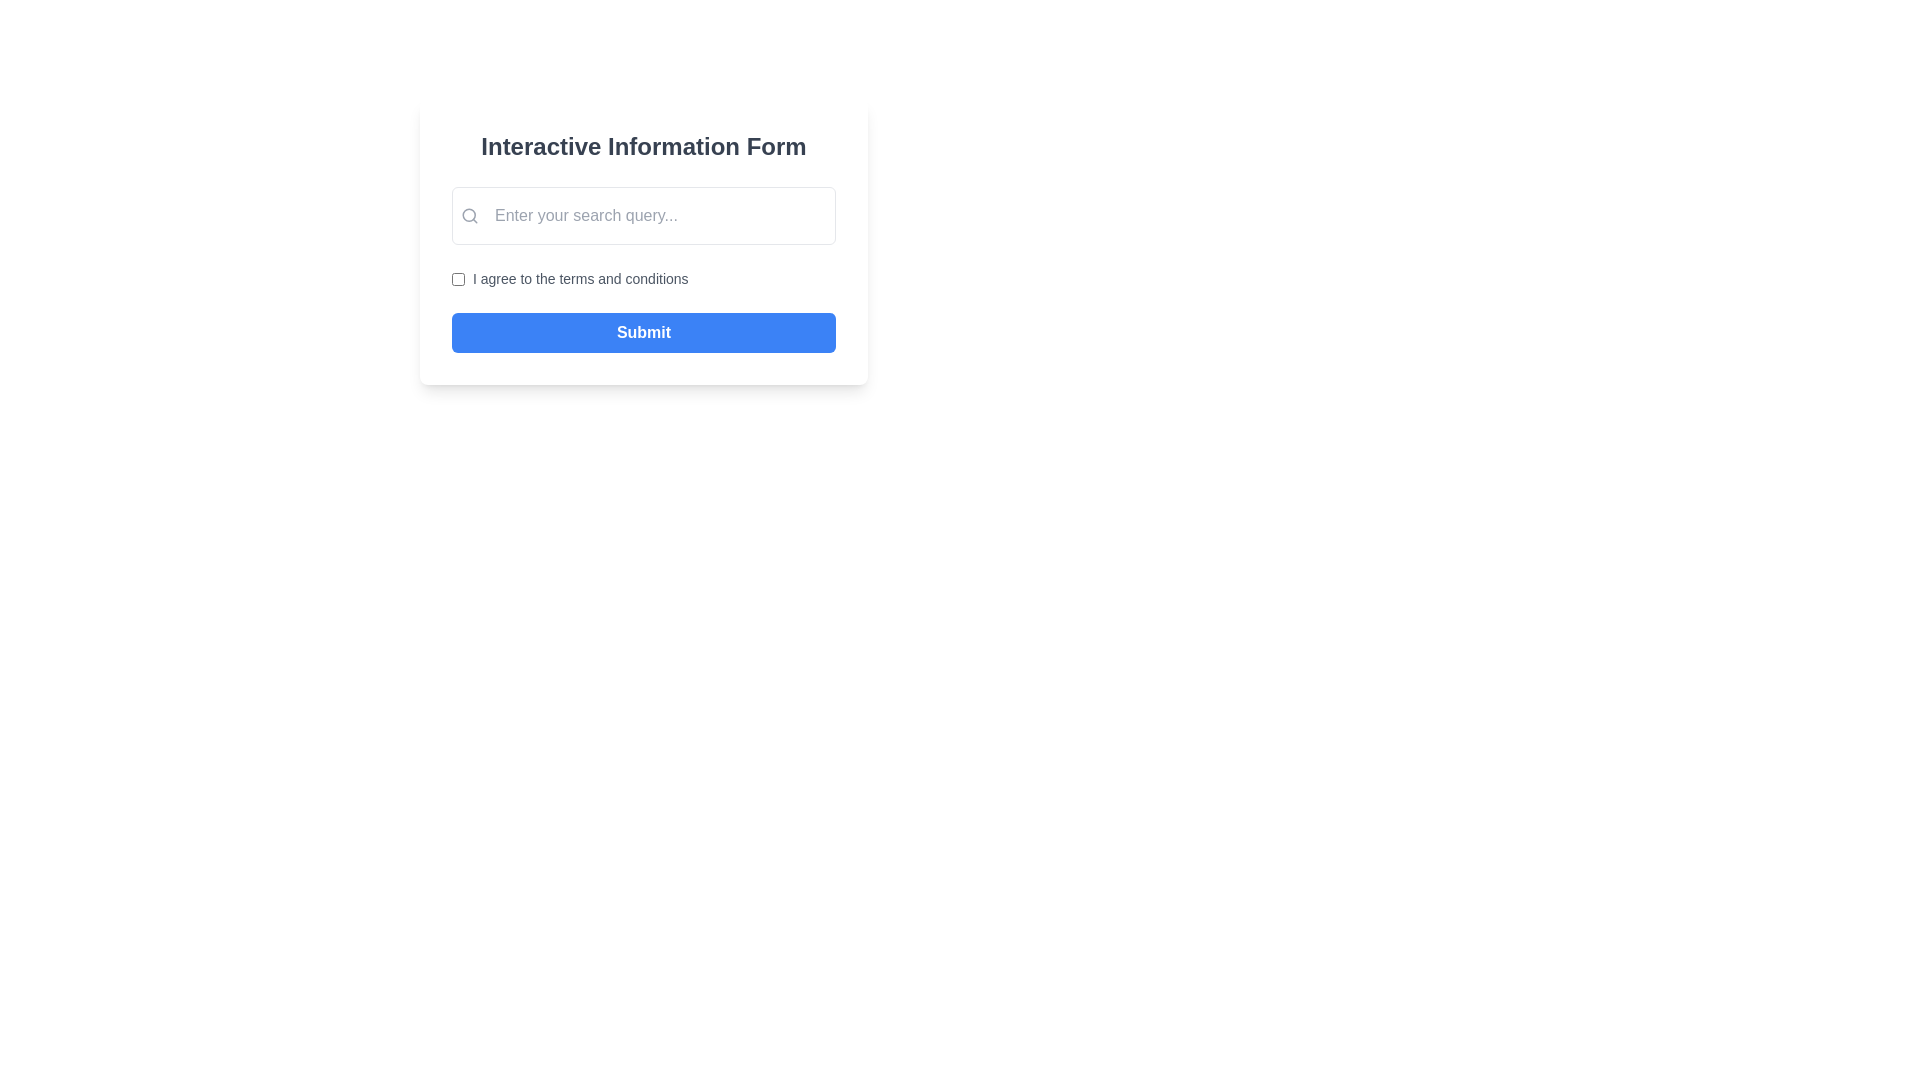 This screenshot has width=1920, height=1080. What do you see at coordinates (457, 278) in the screenshot?
I see `the Checkbox UI Control` at bounding box center [457, 278].